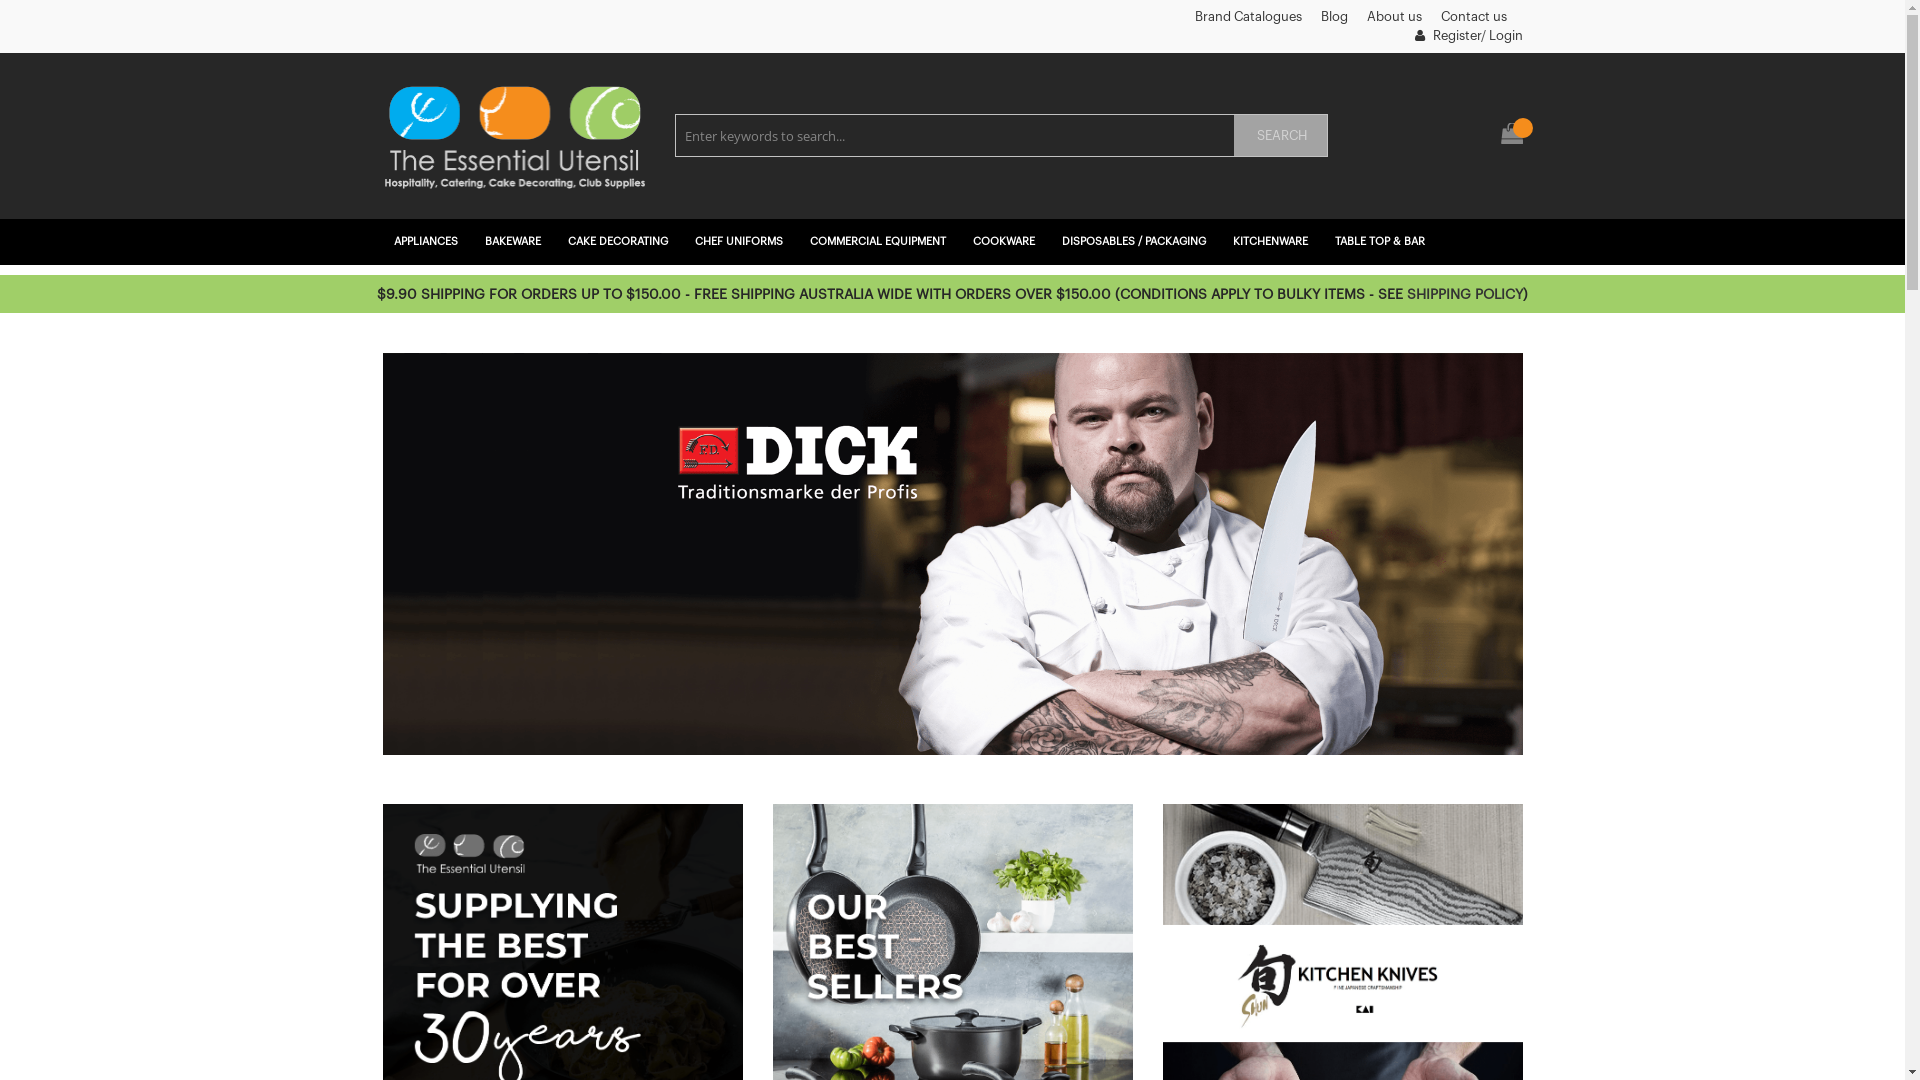  What do you see at coordinates (1392, 16) in the screenshot?
I see `'About us'` at bounding box center [1392, 16].